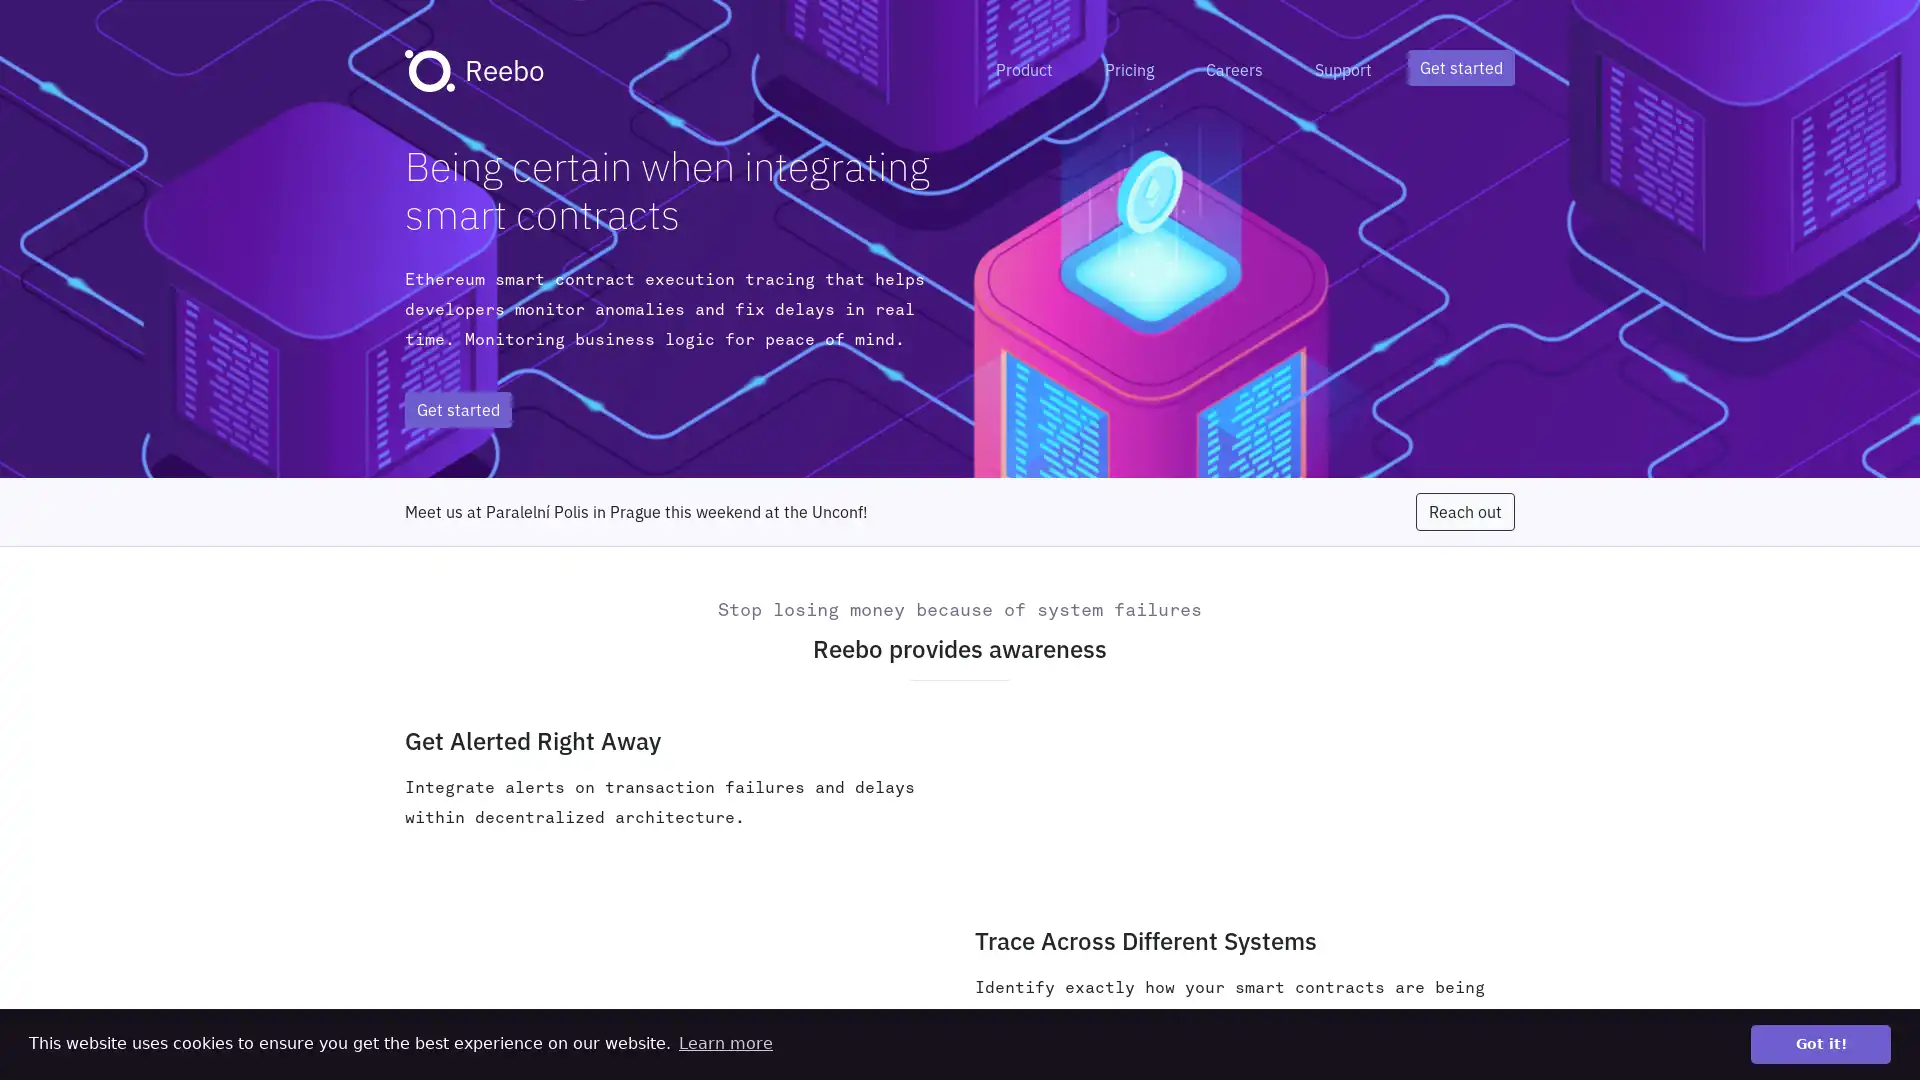 Image resolution: width=1920 pixels, height=1080 pixels. What do you see at coordinates (1461, 67) in the screenshot?
I see `Get started` at bounding box center [1461, 67].